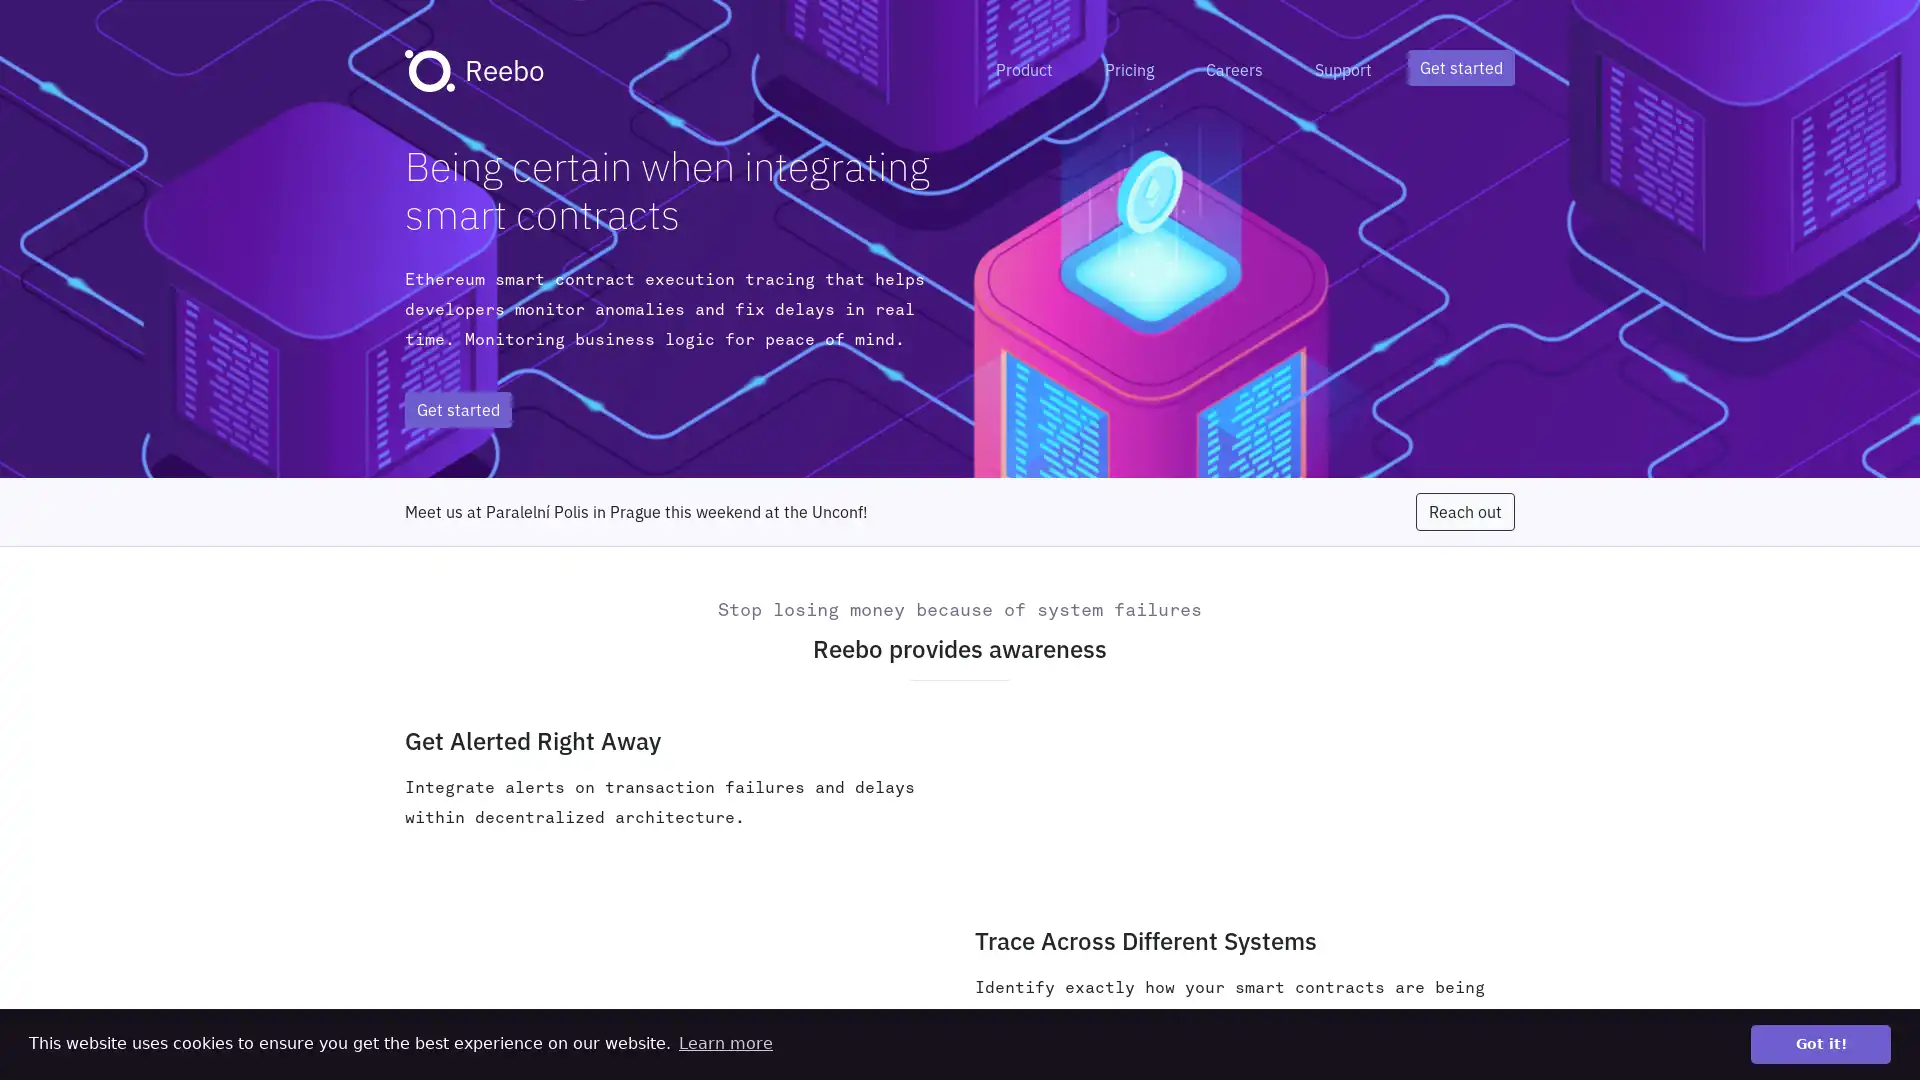 Image resolution: width=1920 pixels, height=1080 pixels. What do you see at coordinates (1461, 67) in the screenshot?
I see `Get started` at bounding box center [1461, 67].